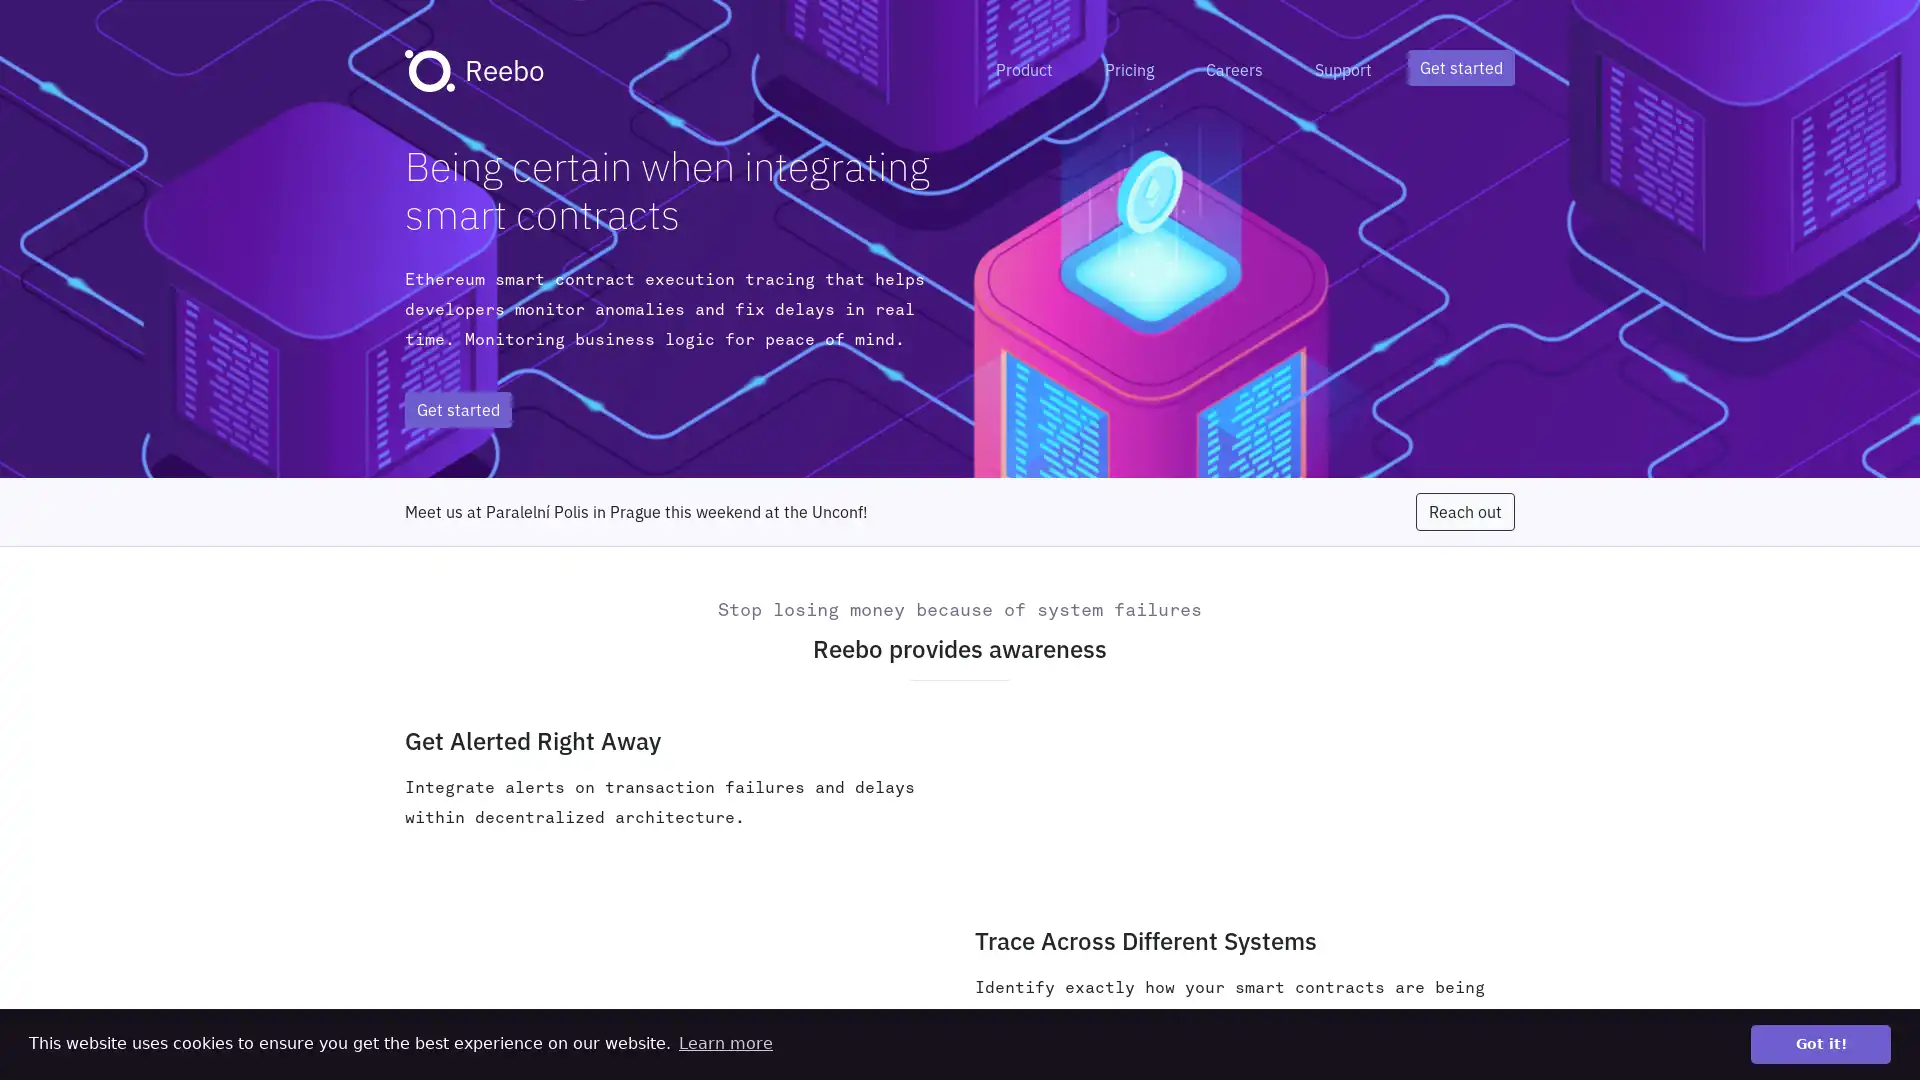 Image resolution: width=1920 pixels, height=1080 pixels. What do you see at coordinates (1461, 67) in the screenshot?
I see `Get started` at bounding box center [1461, 67].